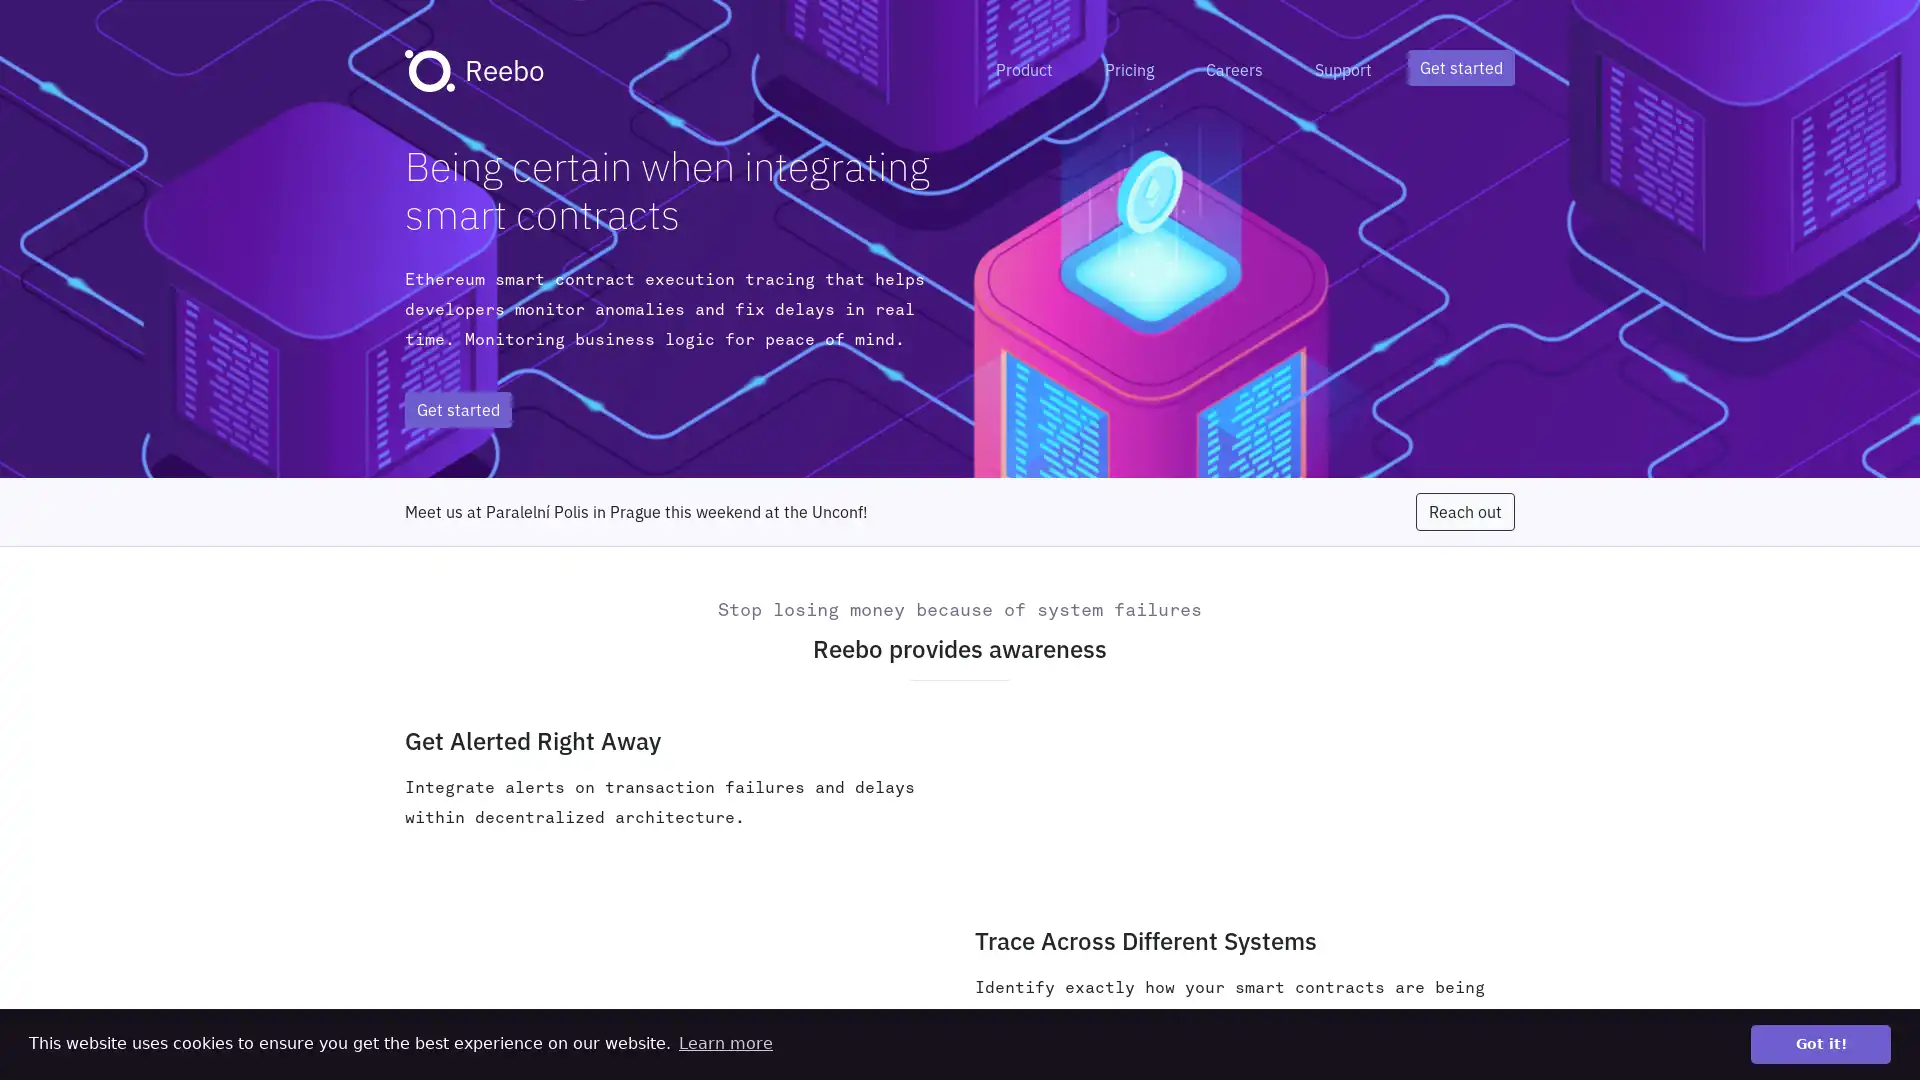 Image resolution: width=1920 pixels, height=1080 pixels. What do you see at coordinates (1461, 67) in the screenshot?
I see `Get started` at bounding box center [1461, 67].